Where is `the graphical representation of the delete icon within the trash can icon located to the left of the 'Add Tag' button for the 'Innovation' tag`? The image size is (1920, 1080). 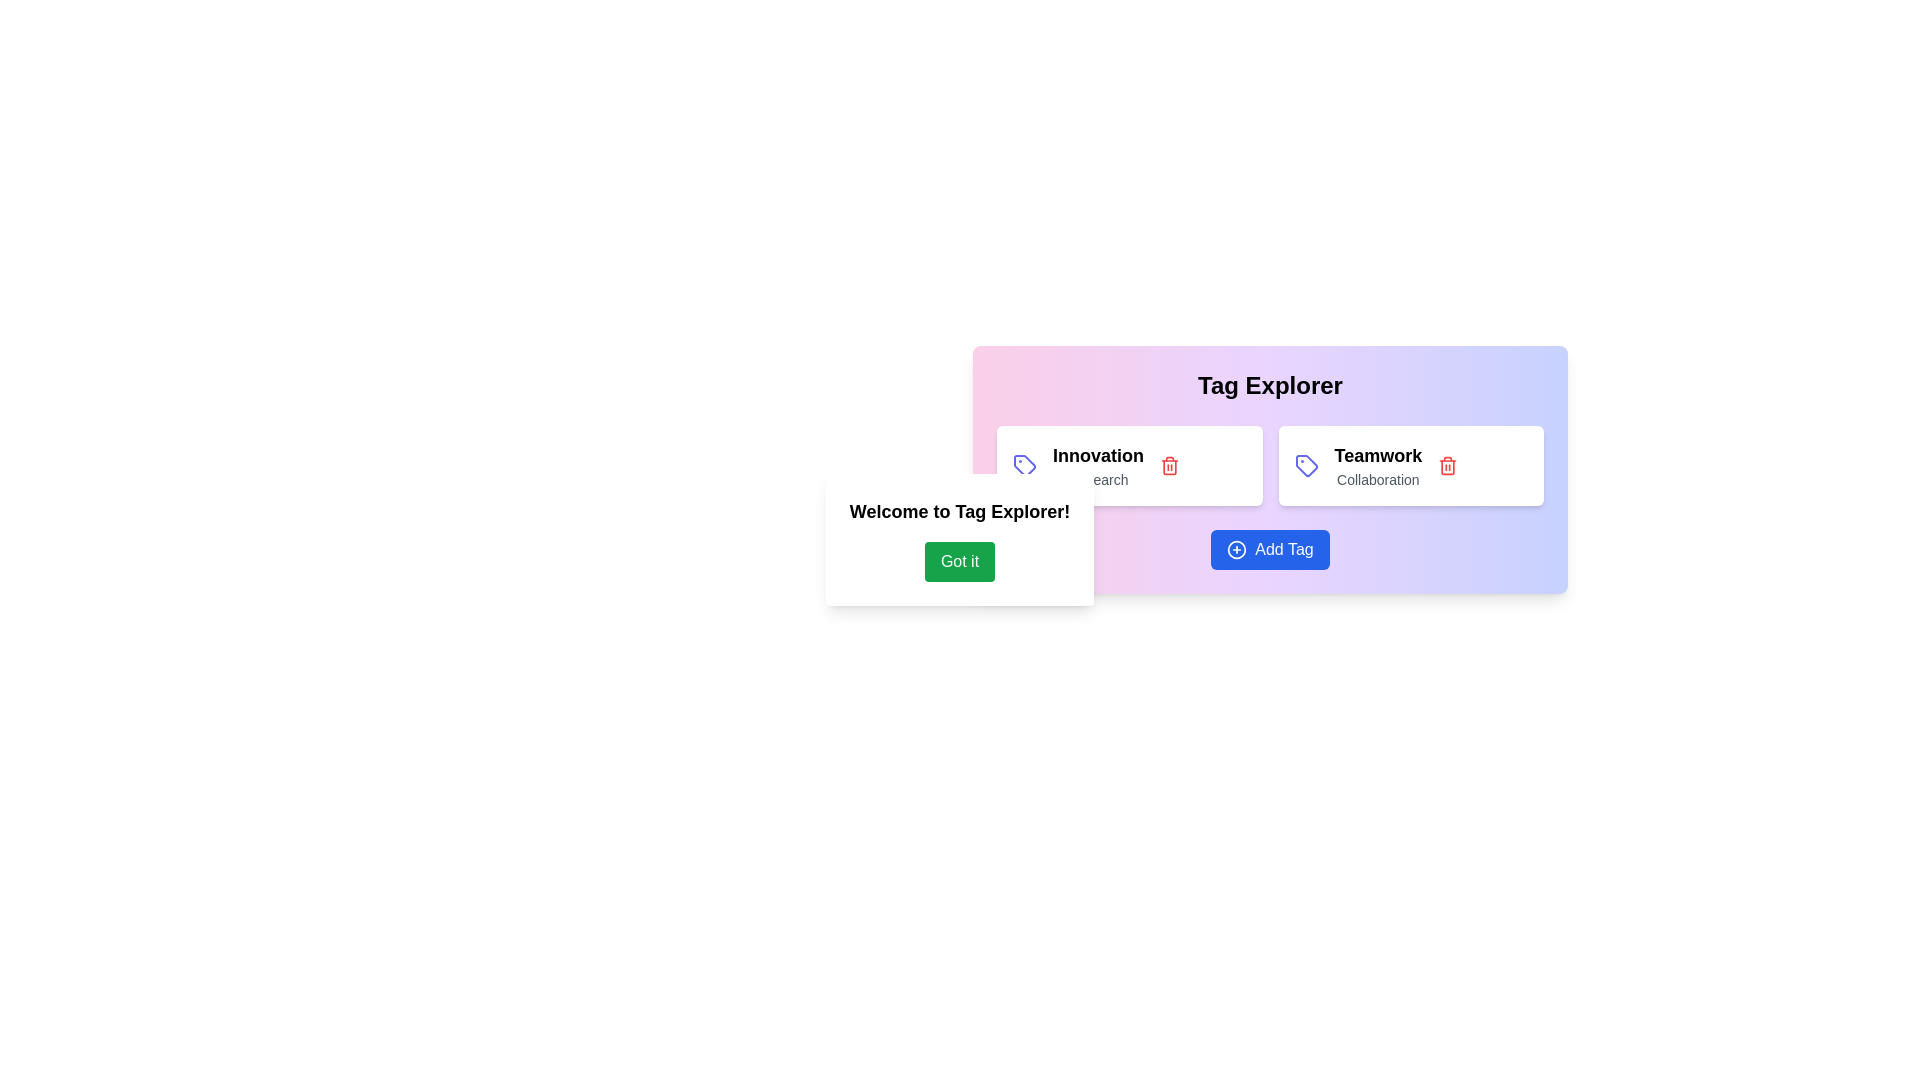 the graphical representation of the delete icon within the trash can icon located to the left of the 'Add Tag' button for the 'Innovation' tag is located at coordinates (1170, 466).